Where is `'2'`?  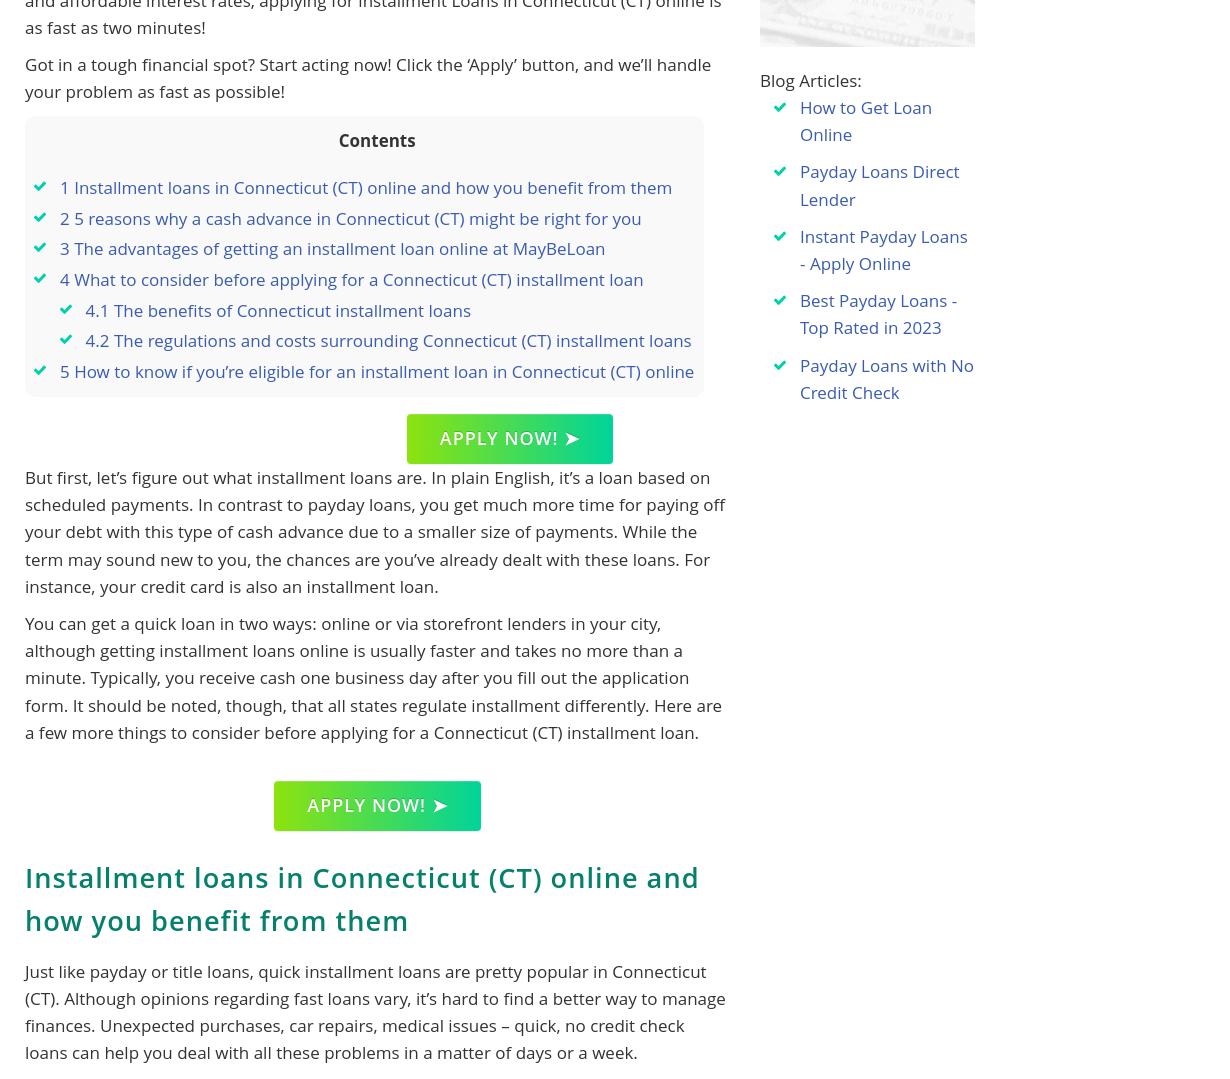 '2' is located at coordinates (64, 216).